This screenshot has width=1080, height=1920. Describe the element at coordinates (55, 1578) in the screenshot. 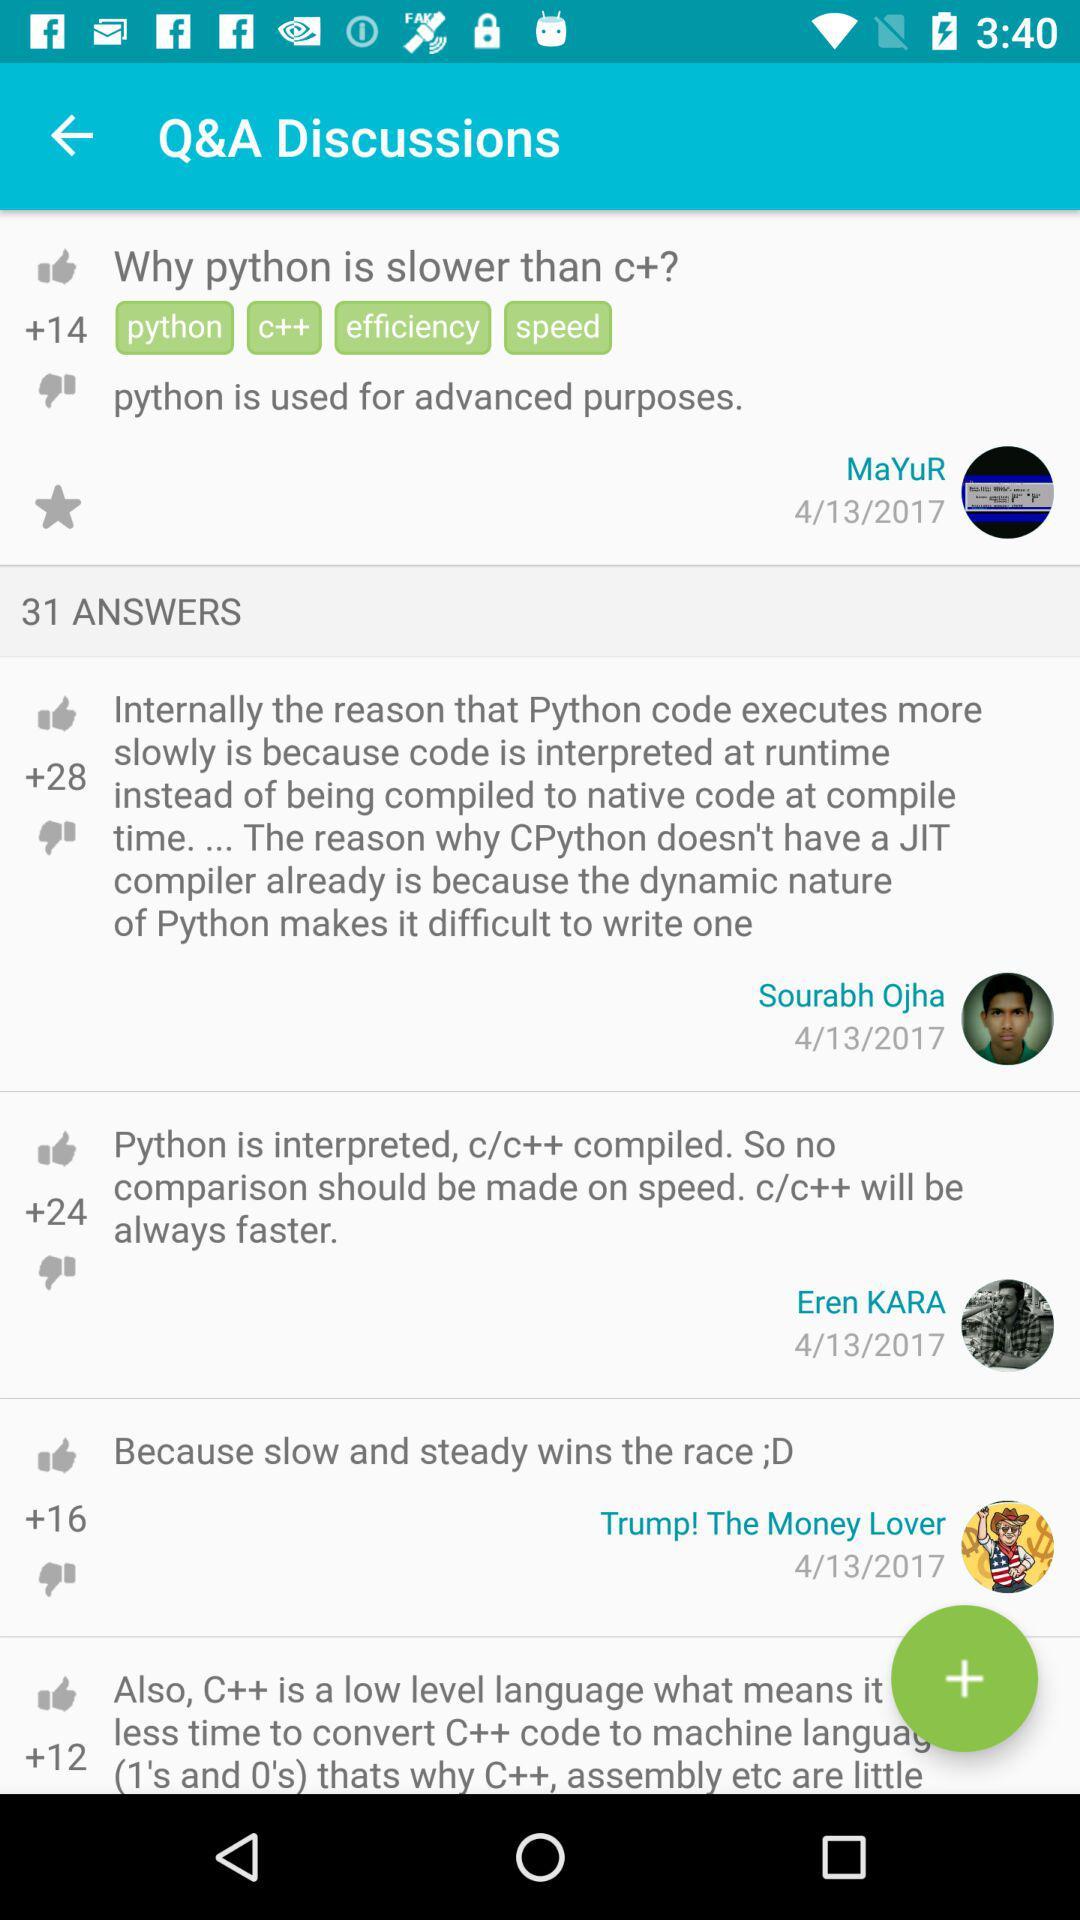

I see `pick thumbs down` at that location.